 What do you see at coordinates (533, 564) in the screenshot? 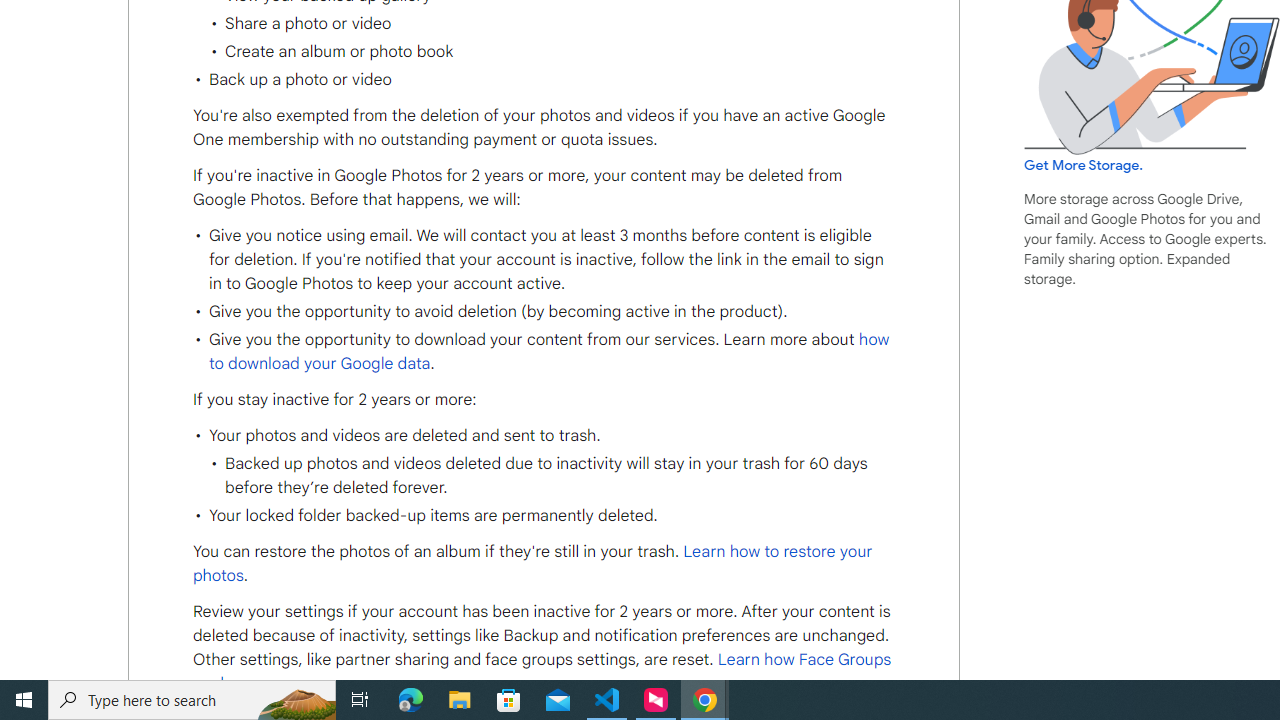
I see `'Learn how to restore your photos'` at bounding box center [533, 564].